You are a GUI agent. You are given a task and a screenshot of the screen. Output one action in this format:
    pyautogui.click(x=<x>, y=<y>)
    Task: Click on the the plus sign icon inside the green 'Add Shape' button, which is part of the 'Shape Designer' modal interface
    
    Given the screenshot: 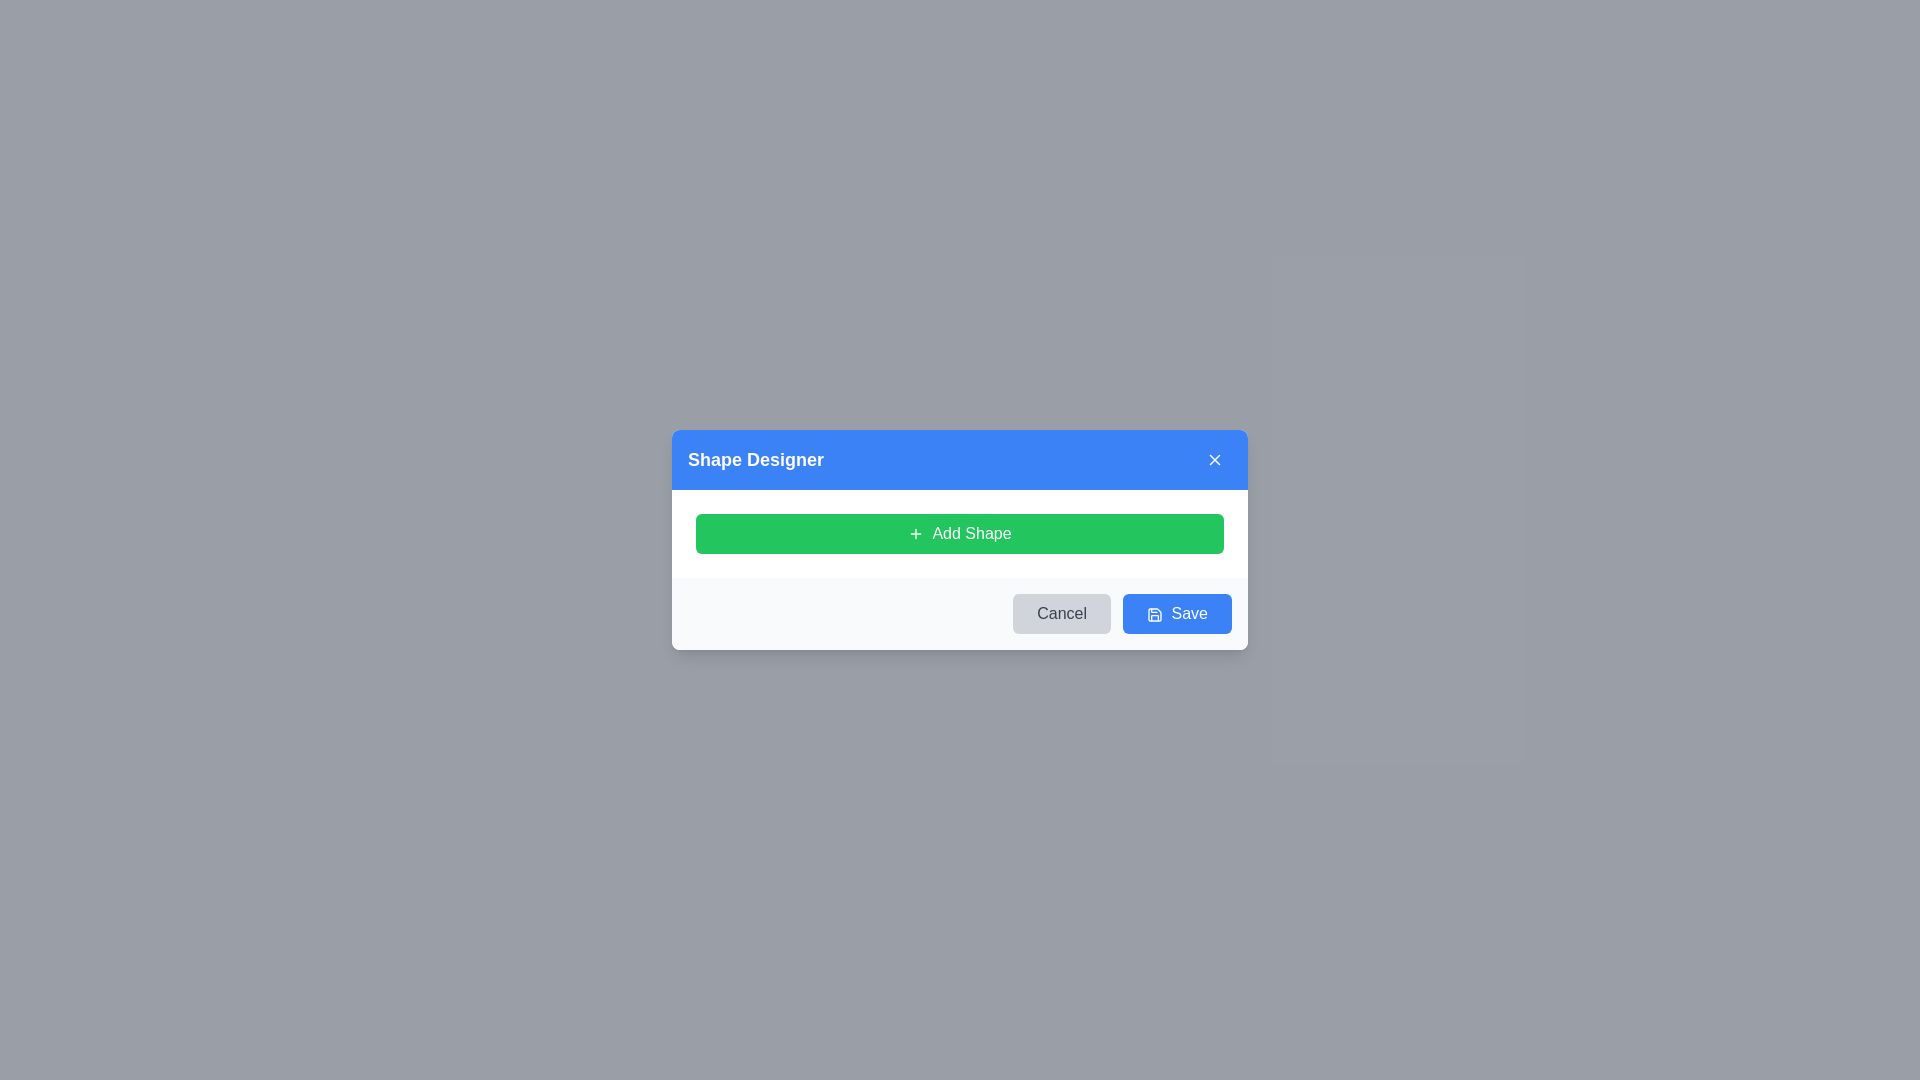 What is the action you would take?
    pyautogui.click(x=915, y=532)
    